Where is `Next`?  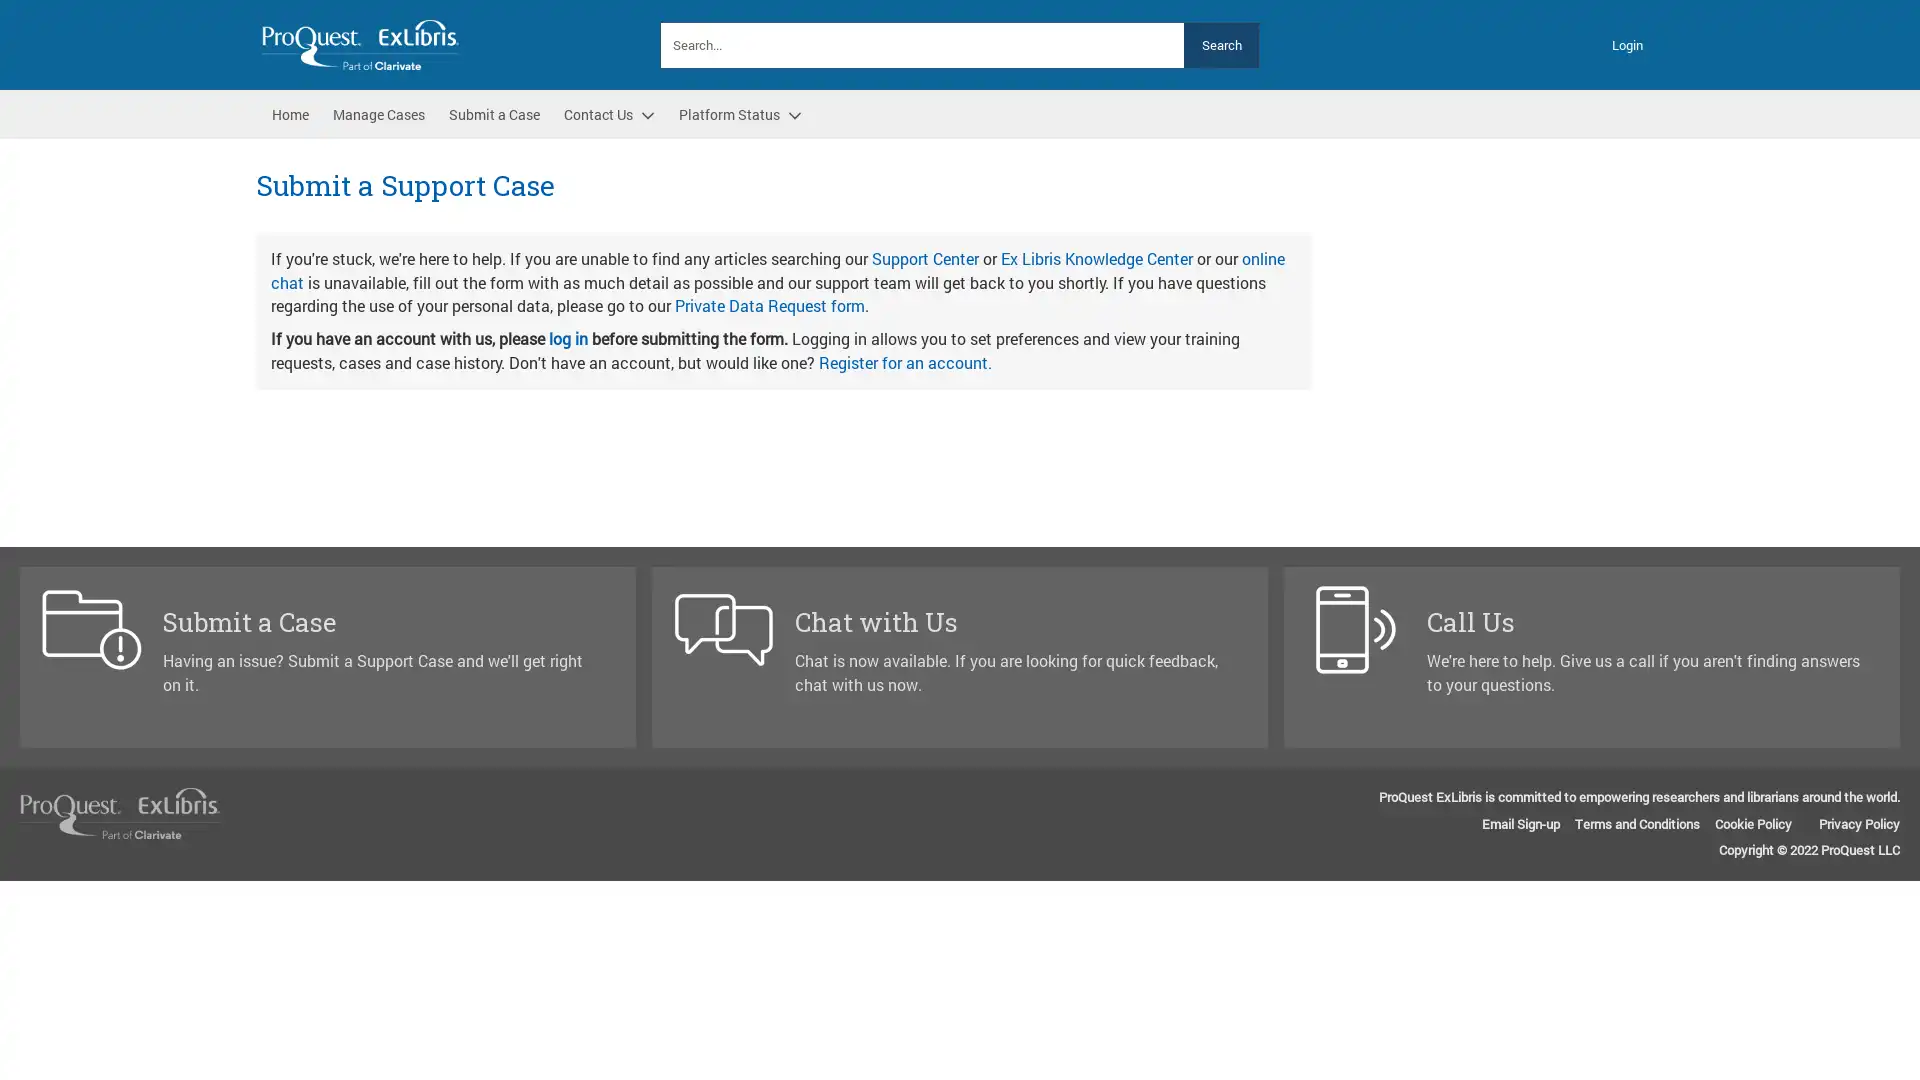 Next is located at coordinates (1147, 551).